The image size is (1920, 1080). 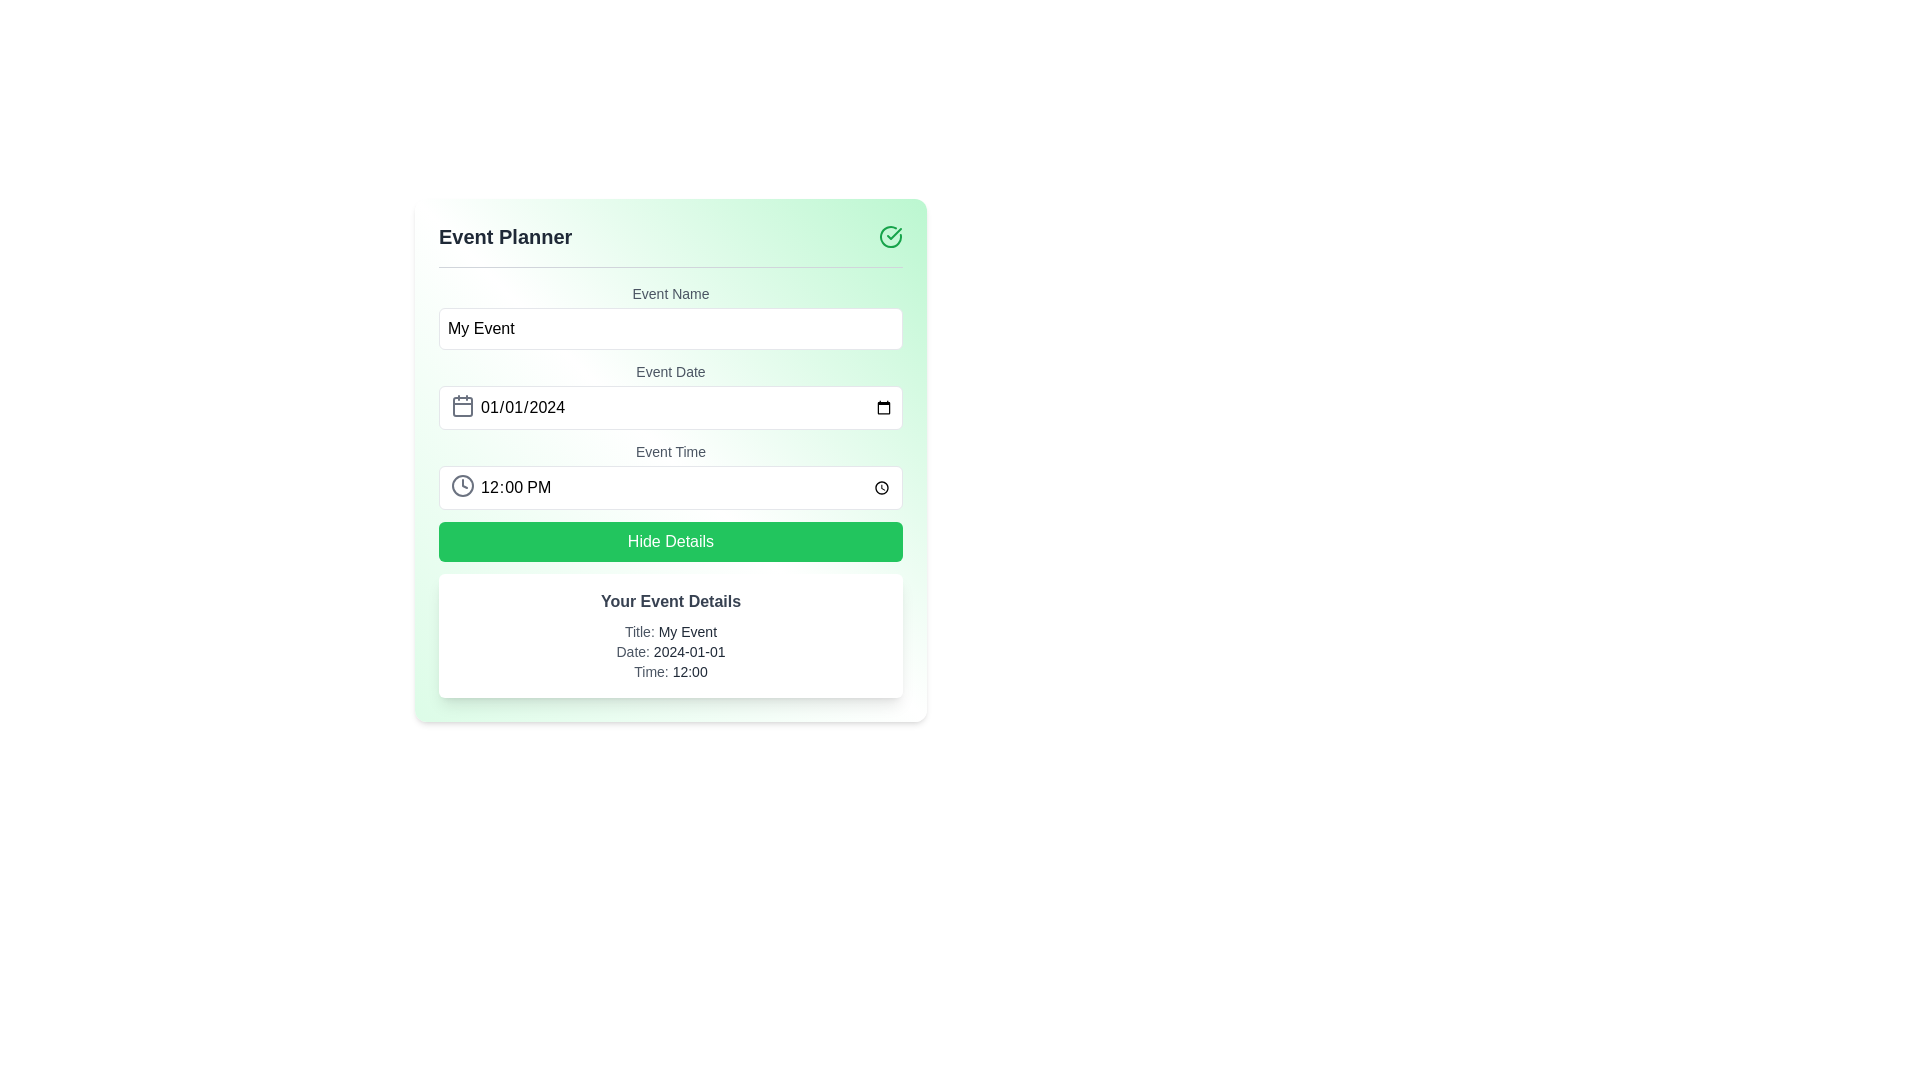 I want to click on the small clock icon located to the left of the time input field labeled 'Event Time', which displays '12:00 PM', so click(x=461, y=486).